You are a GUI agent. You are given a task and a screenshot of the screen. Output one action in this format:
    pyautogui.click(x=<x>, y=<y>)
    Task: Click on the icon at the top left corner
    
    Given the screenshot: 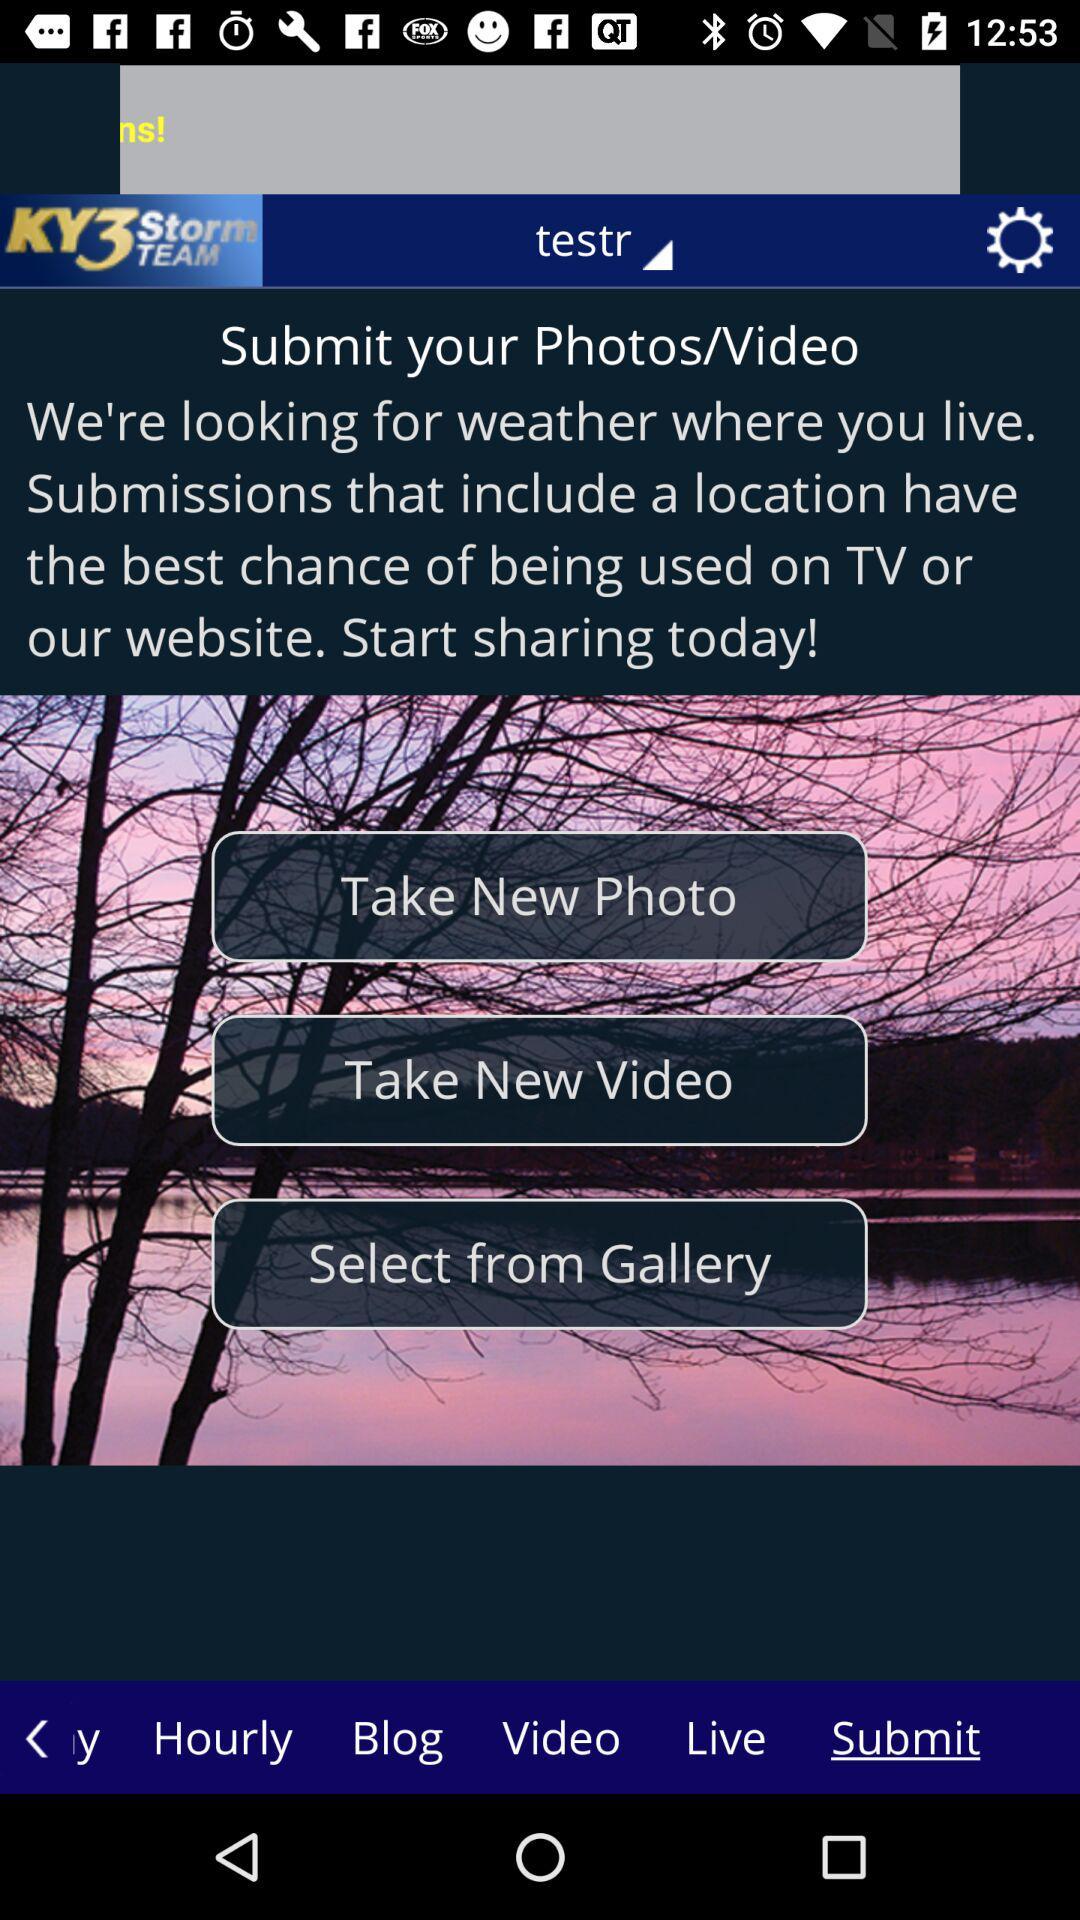 What is the action you would take?
    pyautogui.click(x=131, y=240)
    